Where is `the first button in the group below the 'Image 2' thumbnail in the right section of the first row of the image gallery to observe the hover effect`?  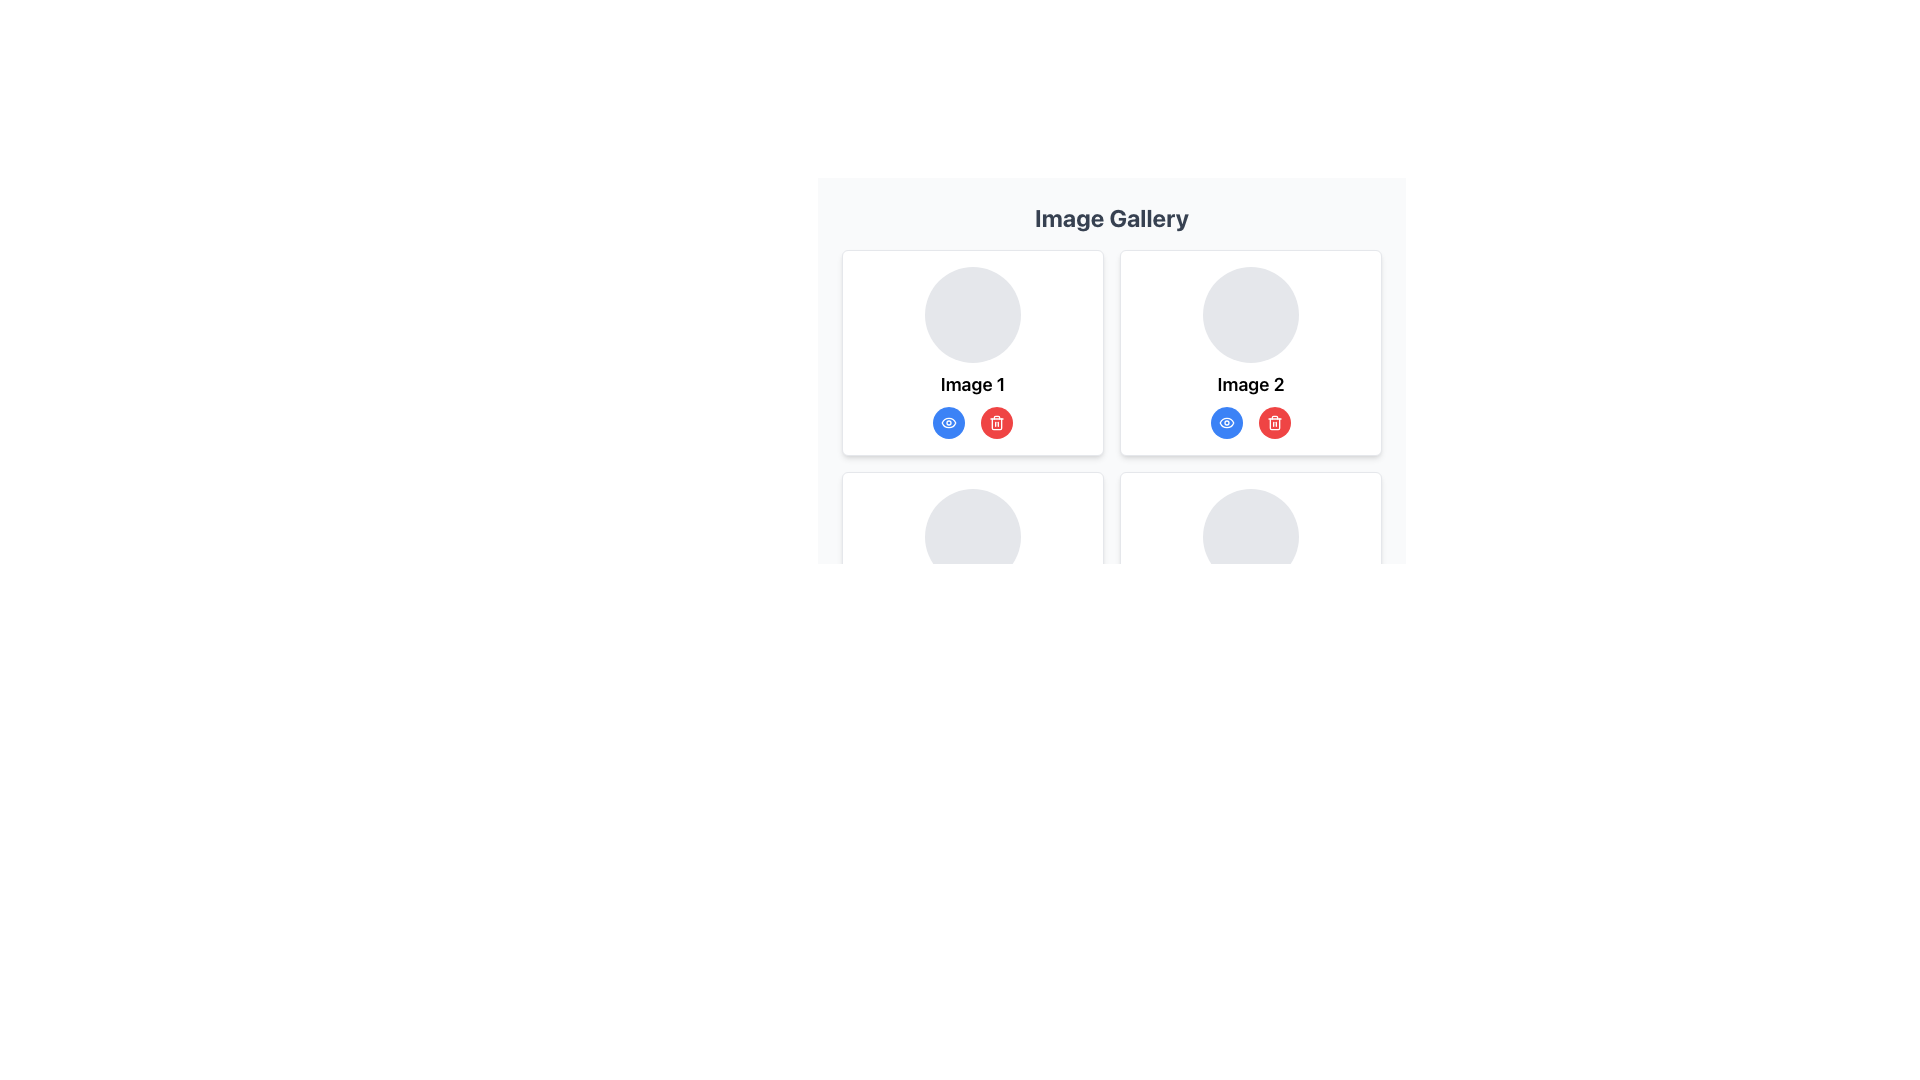 the first button in the group below the 'Image 2' thumbnail in the right section of the first row of the image gallery to observe the hover effect is located at coordinates (1226, 422).